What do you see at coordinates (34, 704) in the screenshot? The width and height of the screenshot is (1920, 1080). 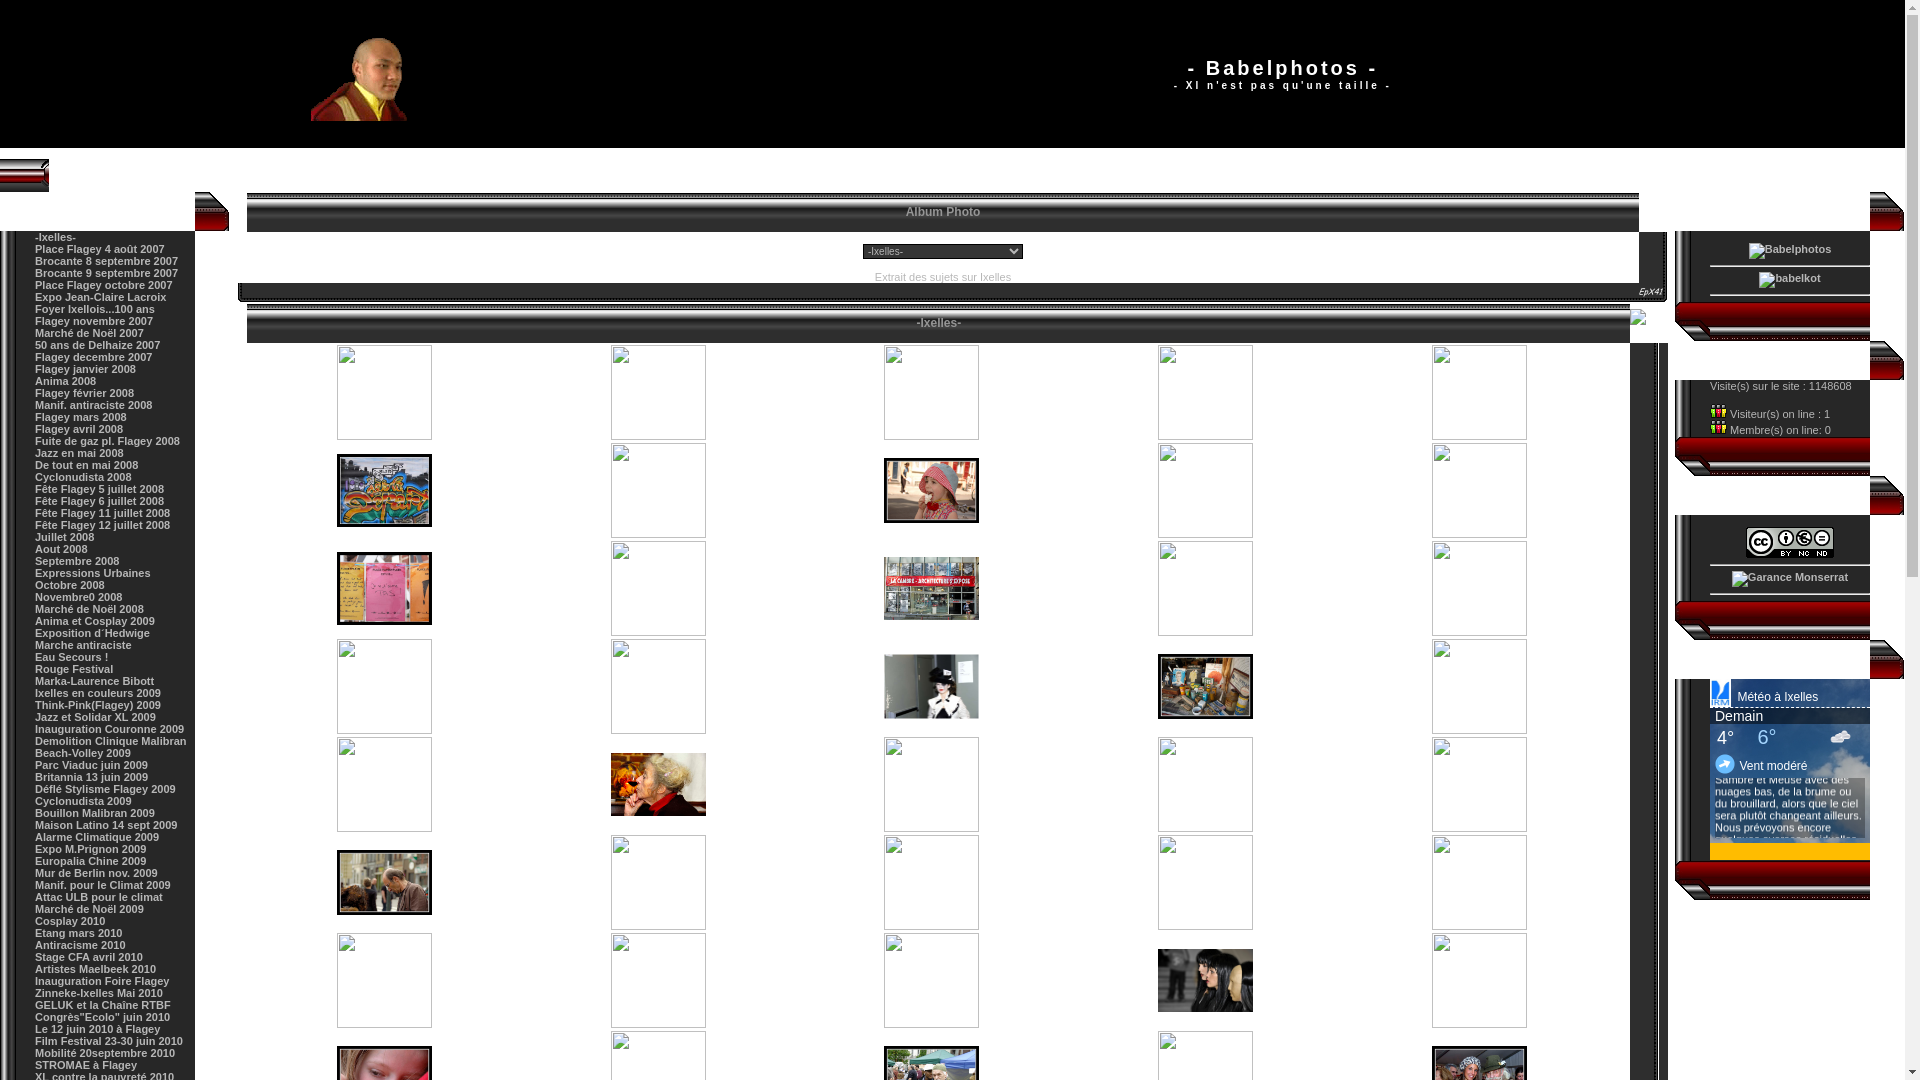 I see `'Think-Pink(Flagey) 2009'` at bounding box center [34, 704].